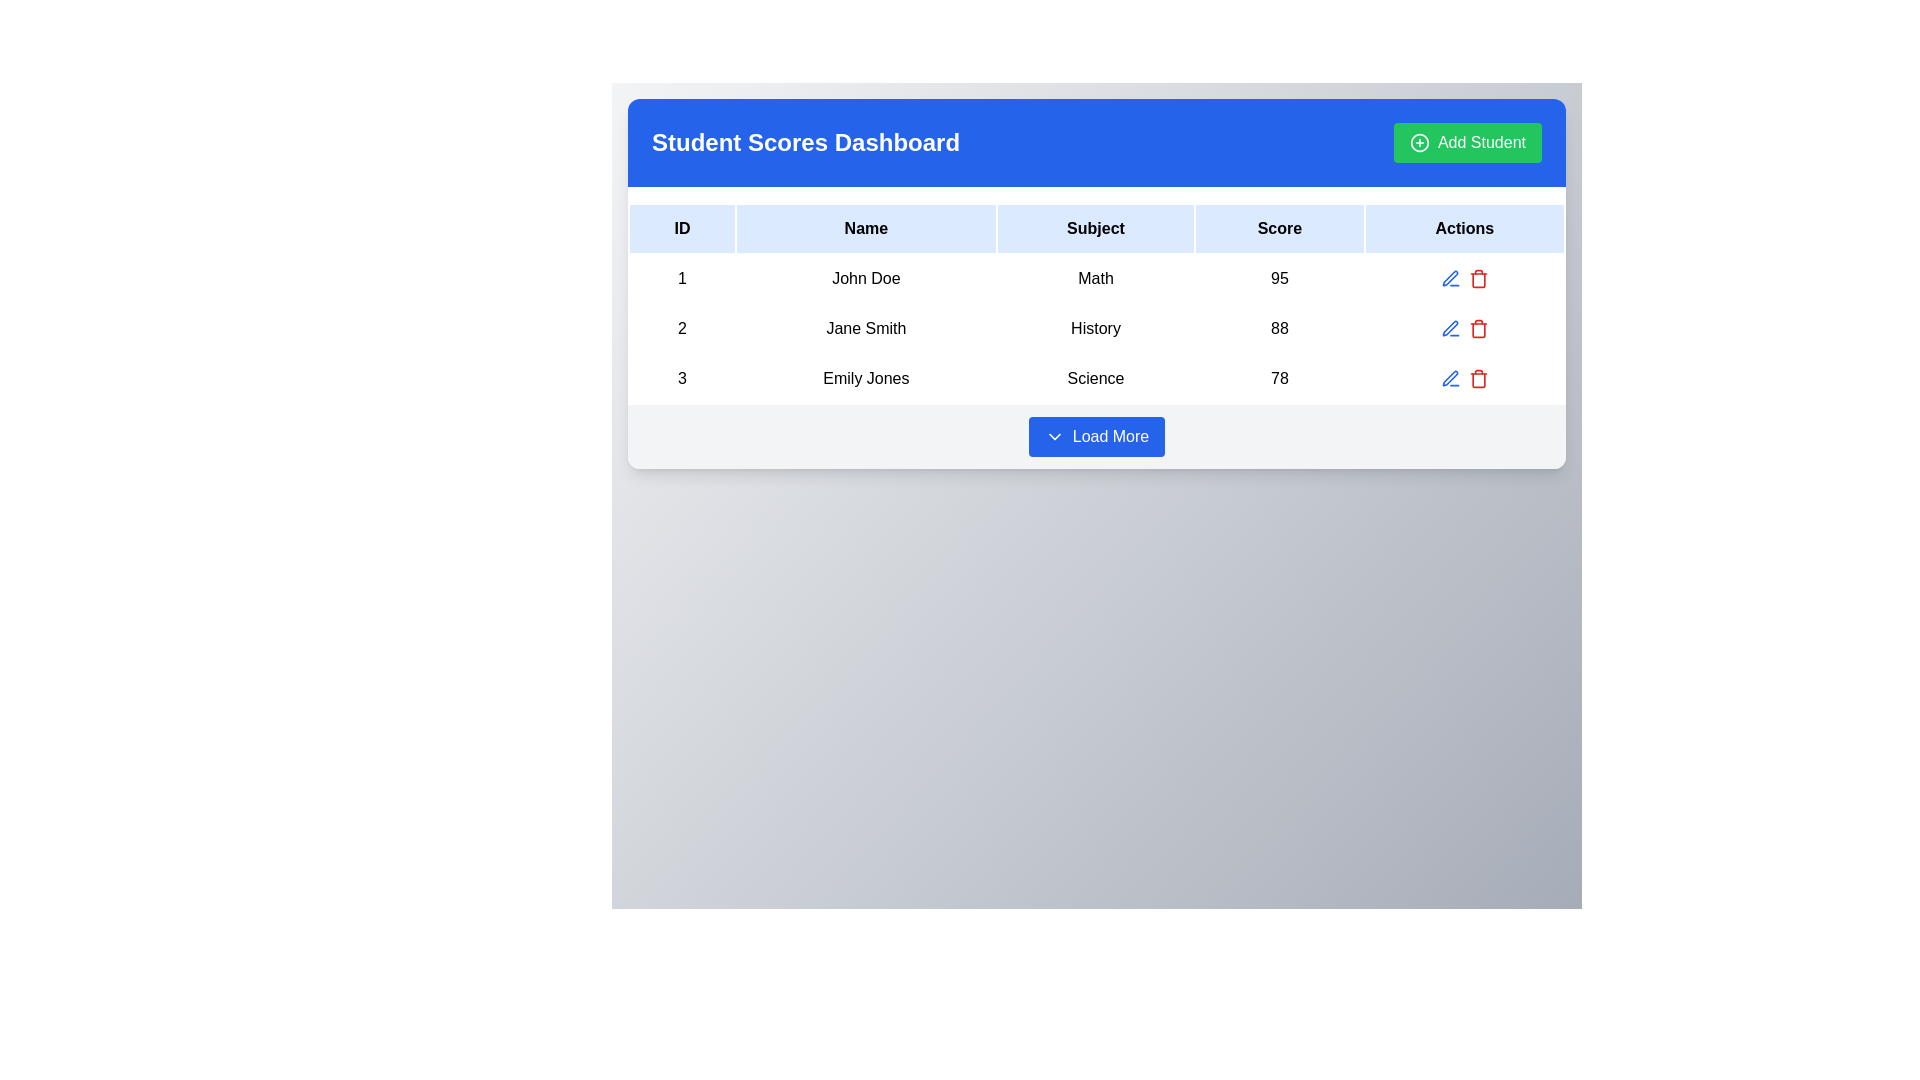 The height and width of the screenshot is (1080, 1920). Describe the element at coordinates (1096, 327) in the screenshot. I see `the second row of the table displaying details for the student 'Jane Smith'` at that location.